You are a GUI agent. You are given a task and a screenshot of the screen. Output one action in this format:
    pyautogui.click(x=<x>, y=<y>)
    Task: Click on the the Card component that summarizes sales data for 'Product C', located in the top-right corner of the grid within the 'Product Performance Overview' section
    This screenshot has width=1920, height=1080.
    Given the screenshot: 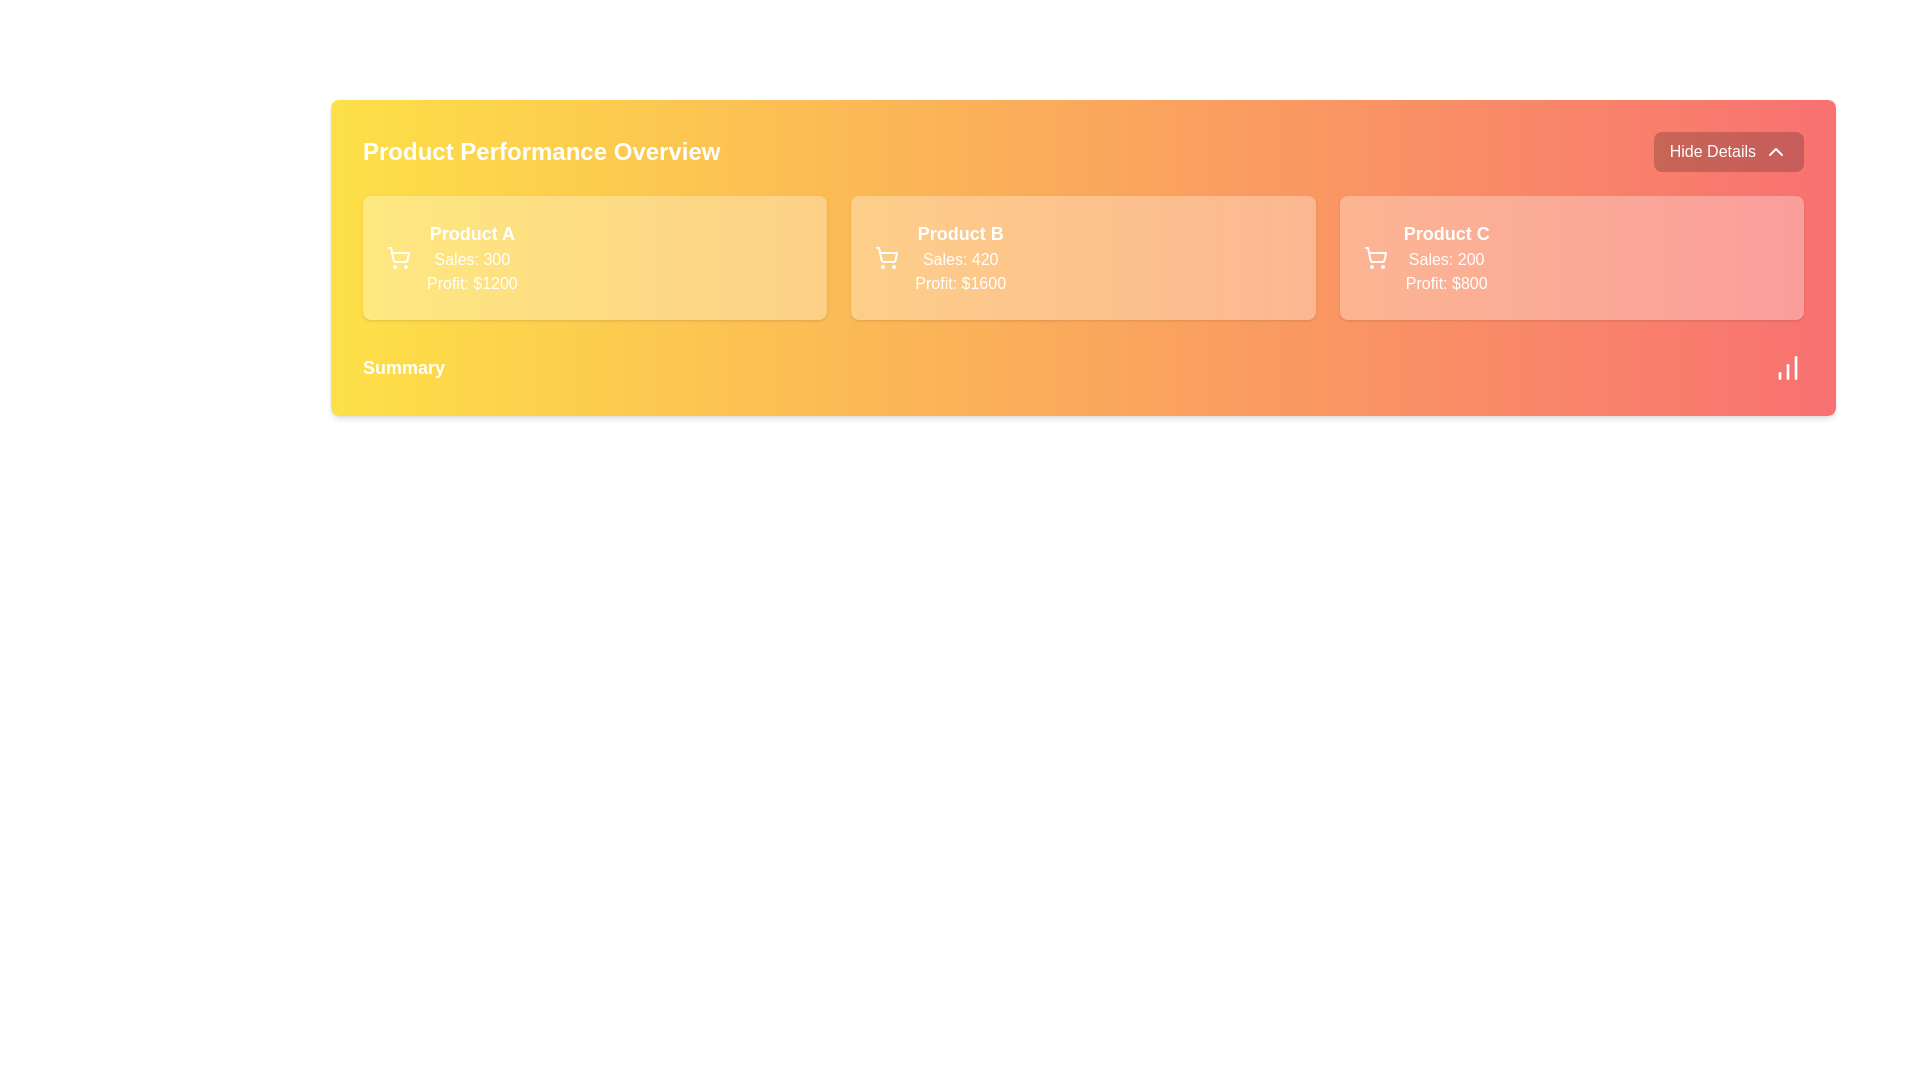 What is the action you would take?
    pyautogui.click(x=1570, y=257)
    